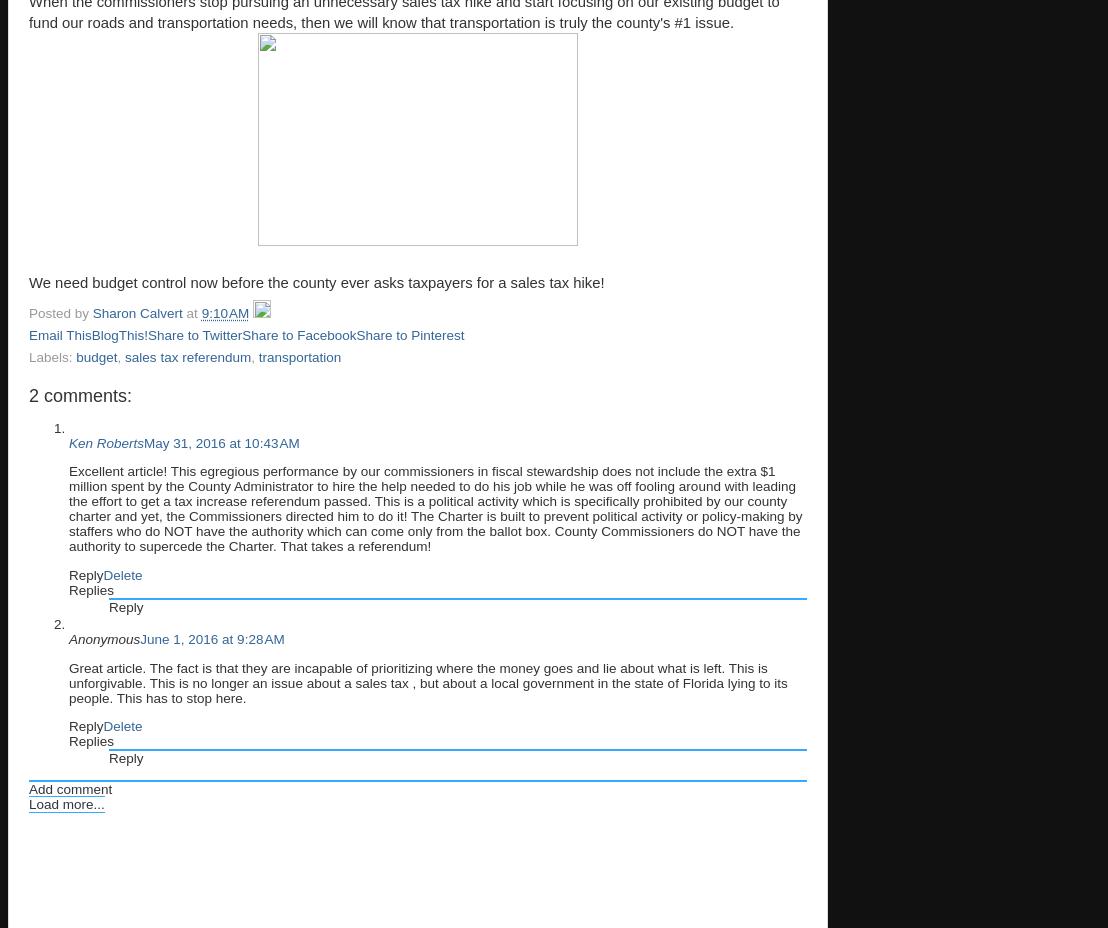 Image resolution: width=1108 pixels, height=928 pixels. I want to click on 'transportation', so click(299, 356).